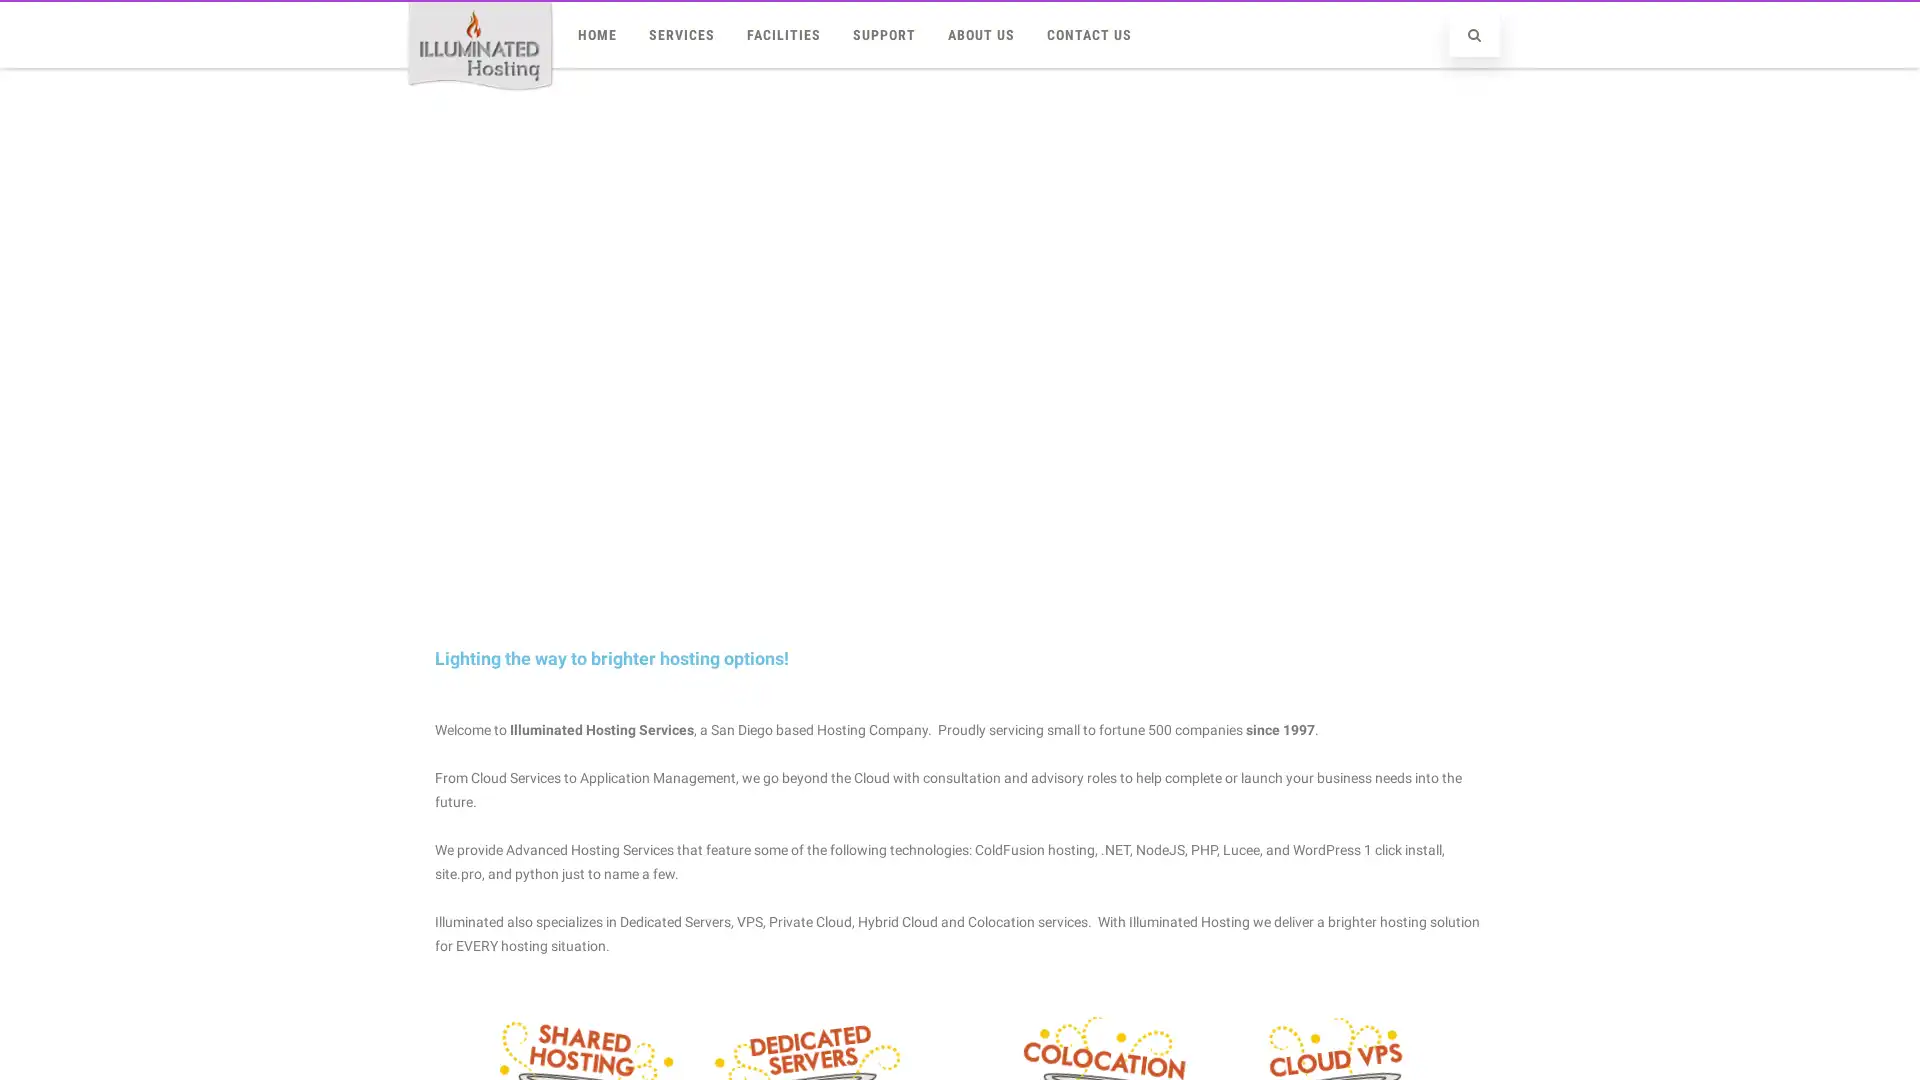 The image size is (1920, 1080). I want to click on slider4, so click(987, 645).